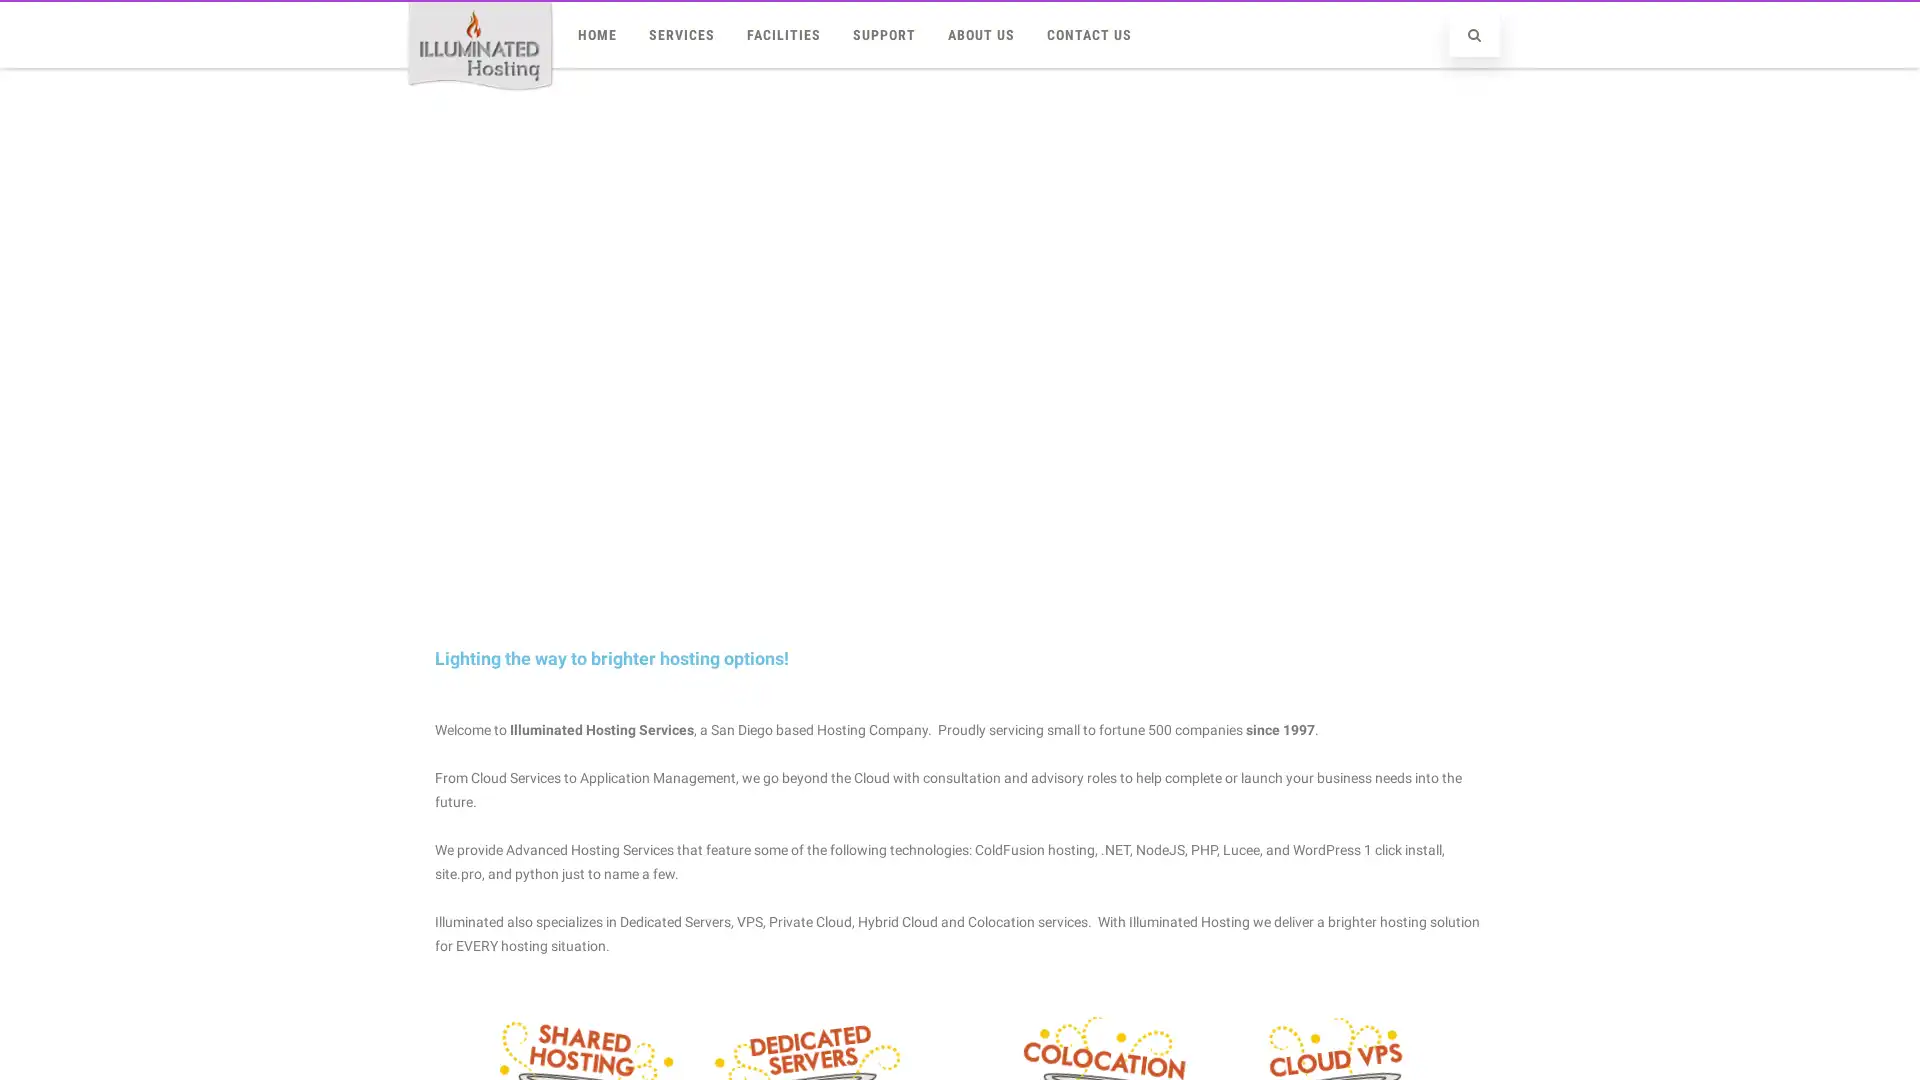 The image size is (1920, 1080). I want to click on slider4, so click(987, 645).